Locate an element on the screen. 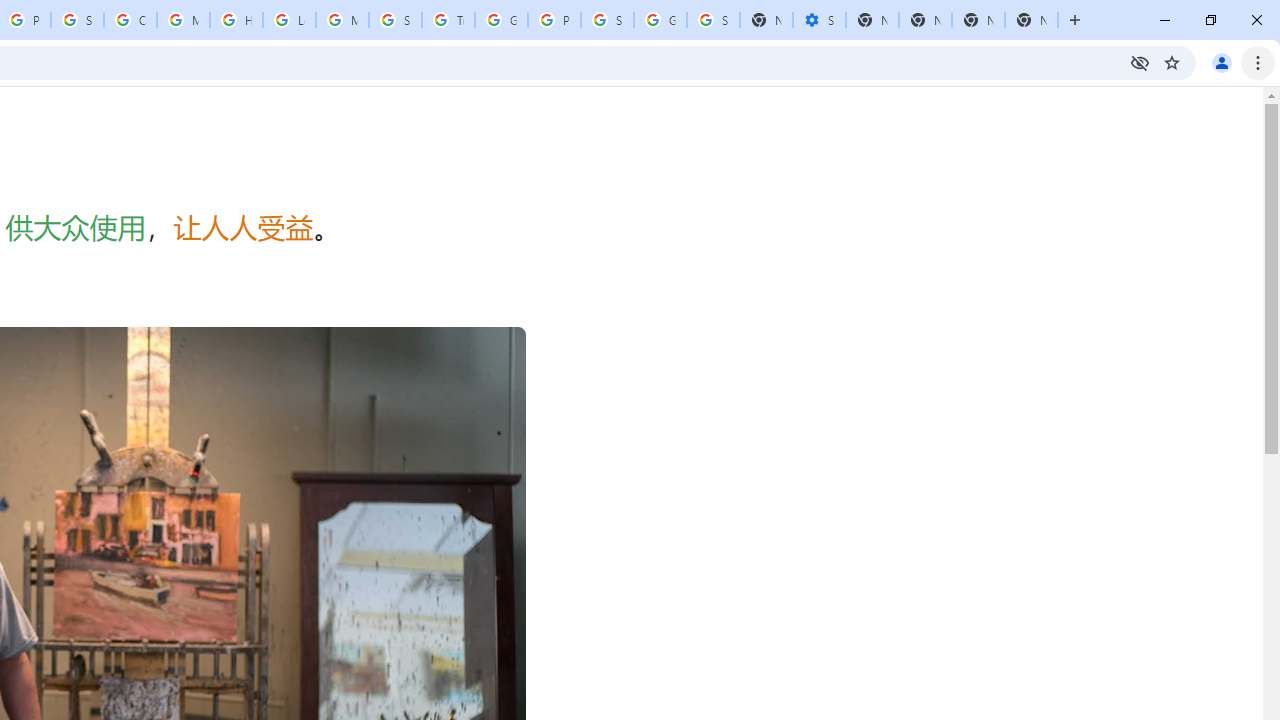 Image resolution: width=1280 pixels, height=720 pixels. 'Trusted Information and Content - Google Safety Center' is located at coordinates (447, 20).